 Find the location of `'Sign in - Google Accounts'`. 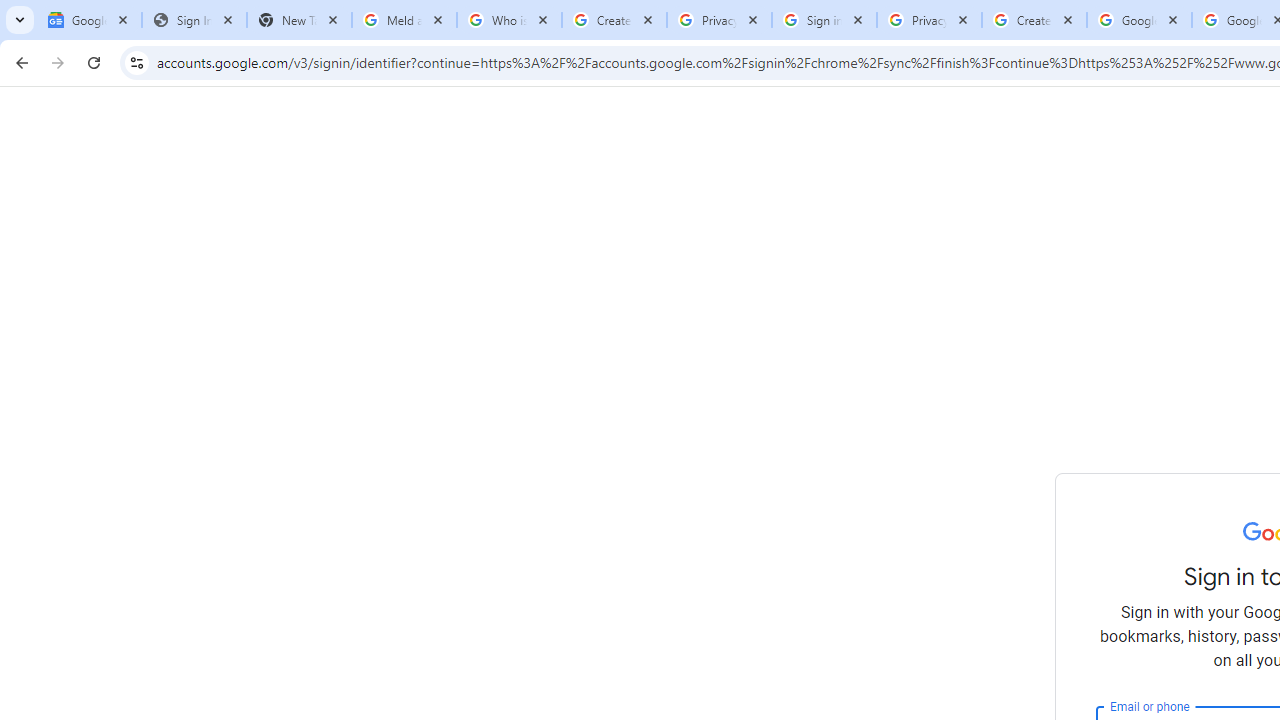

'Sign in - Google Accounts' is located at coordinates (824, 20).